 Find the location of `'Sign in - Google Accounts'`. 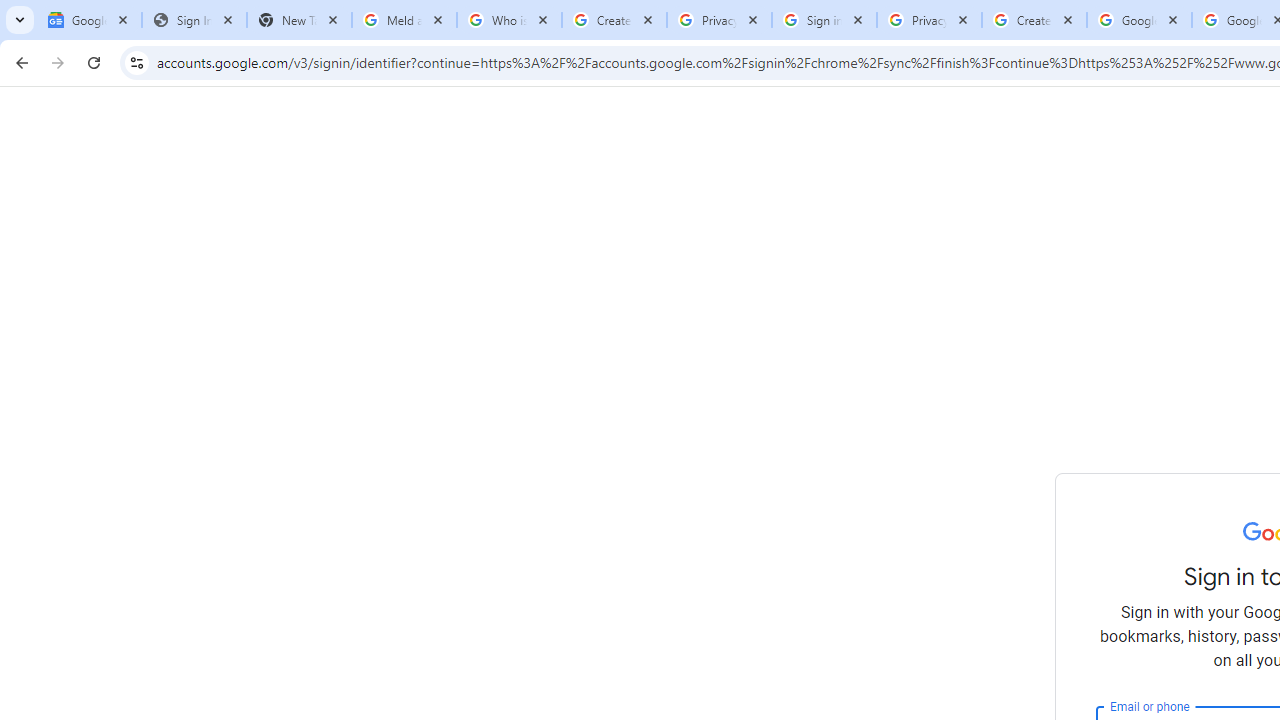

'Sign in - Google Accounts' is located at coordinates (824, 20).